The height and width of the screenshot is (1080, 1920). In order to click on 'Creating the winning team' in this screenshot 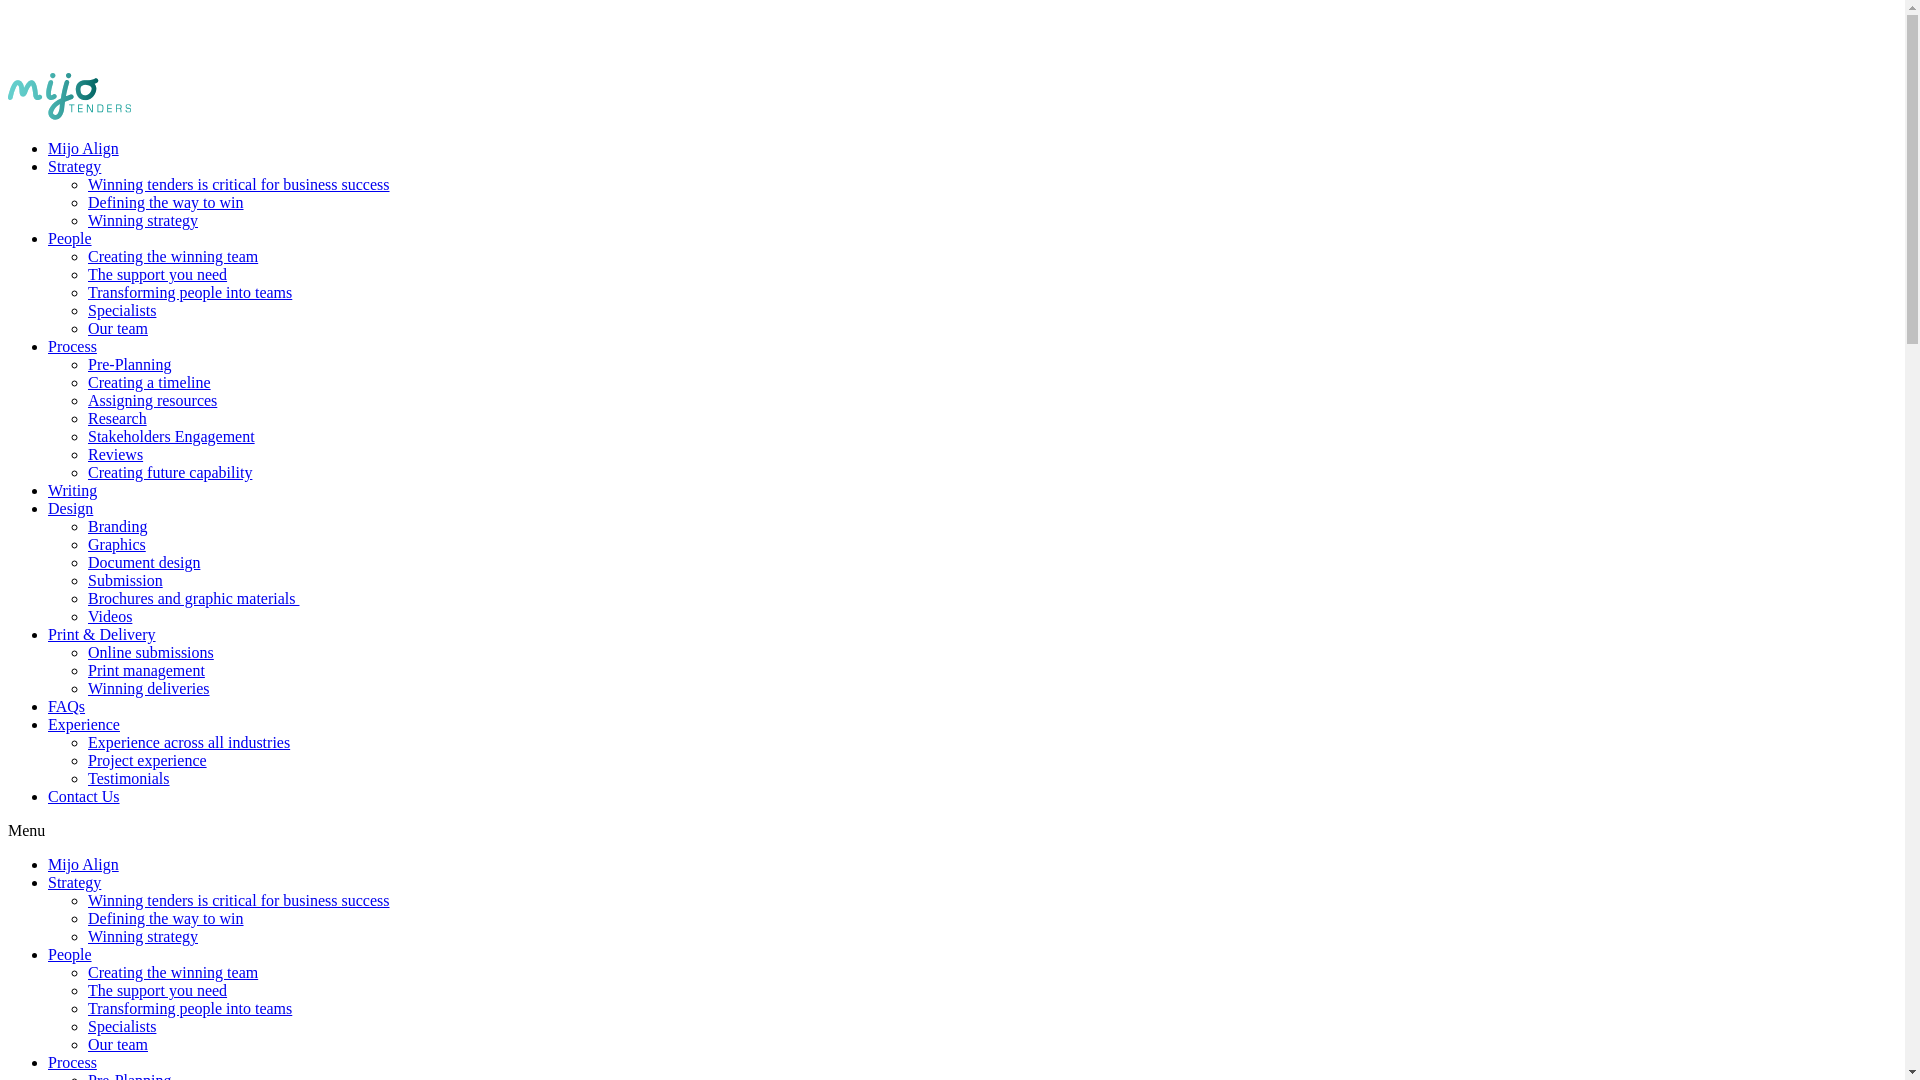, I will do `click(172, 971)`.